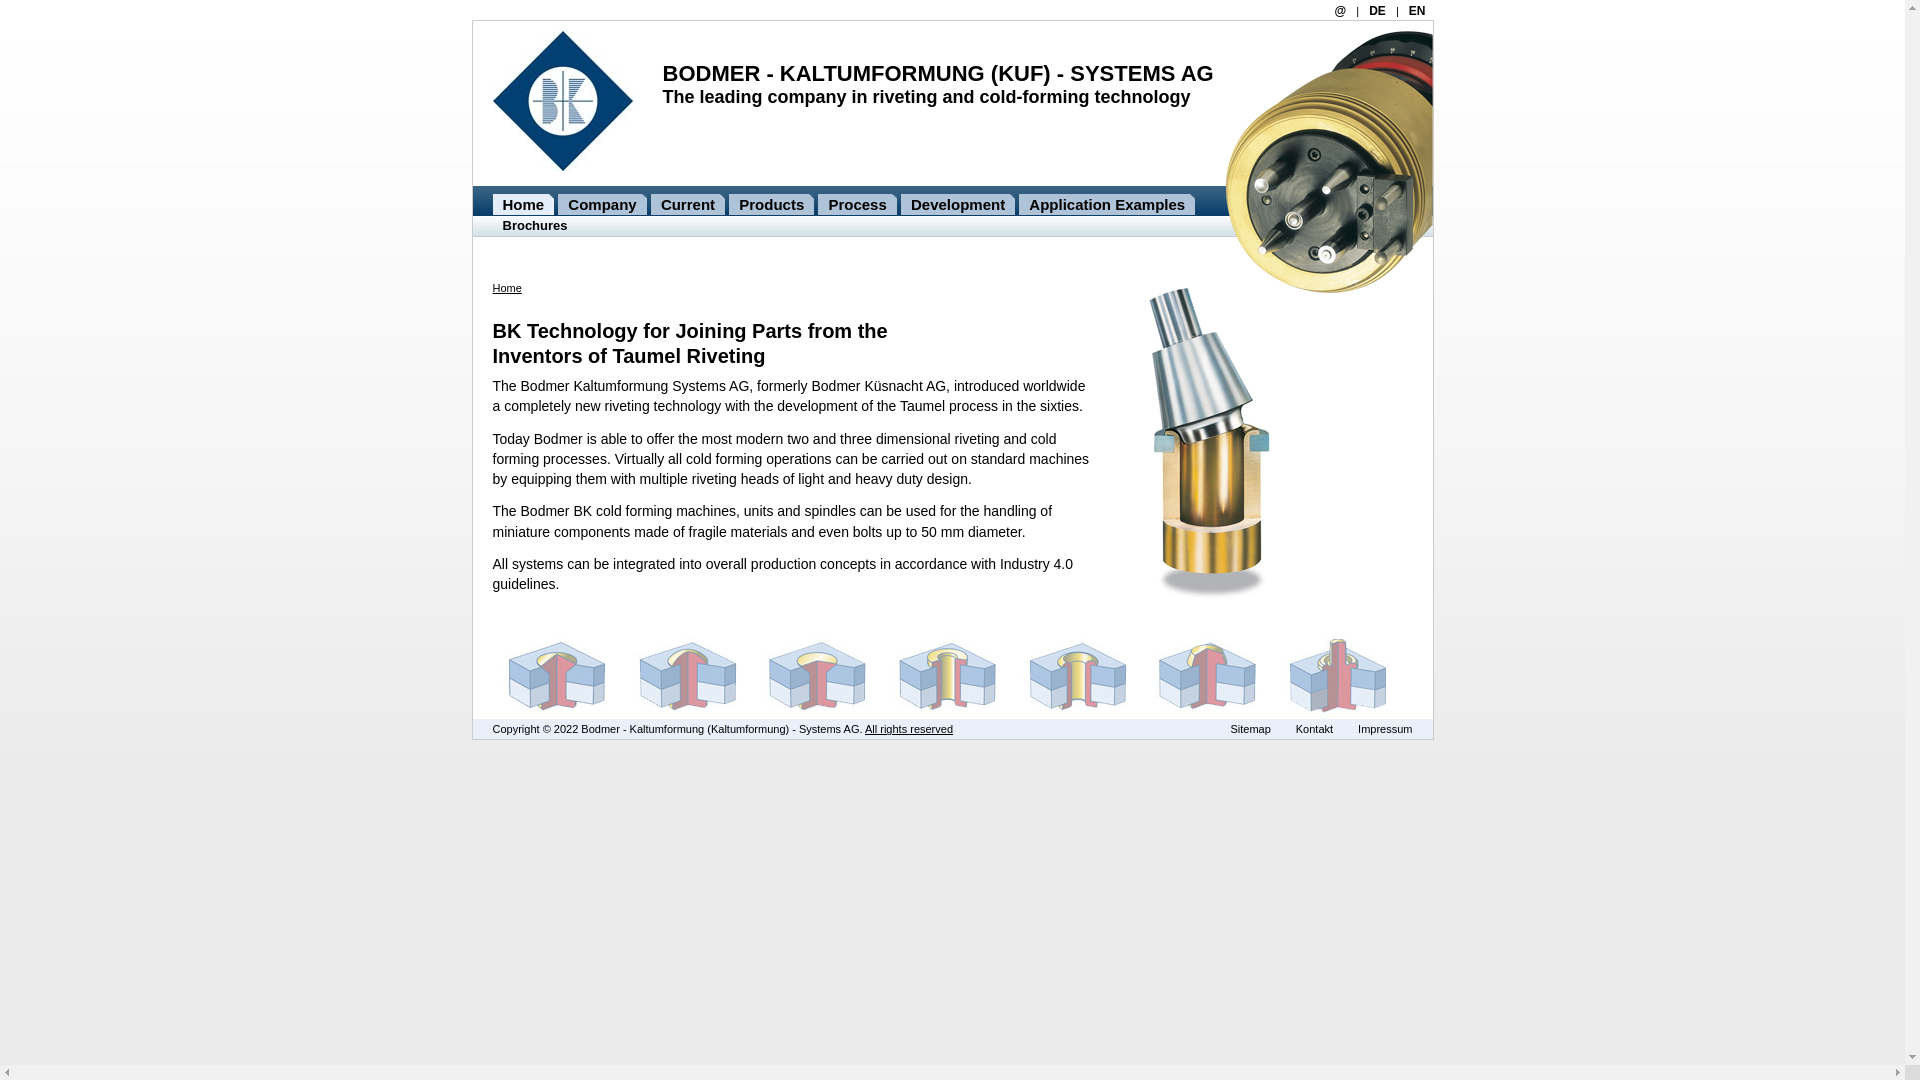 The image size is (1920, 1080). I want to click on 'Brochures', so click(535, 225).